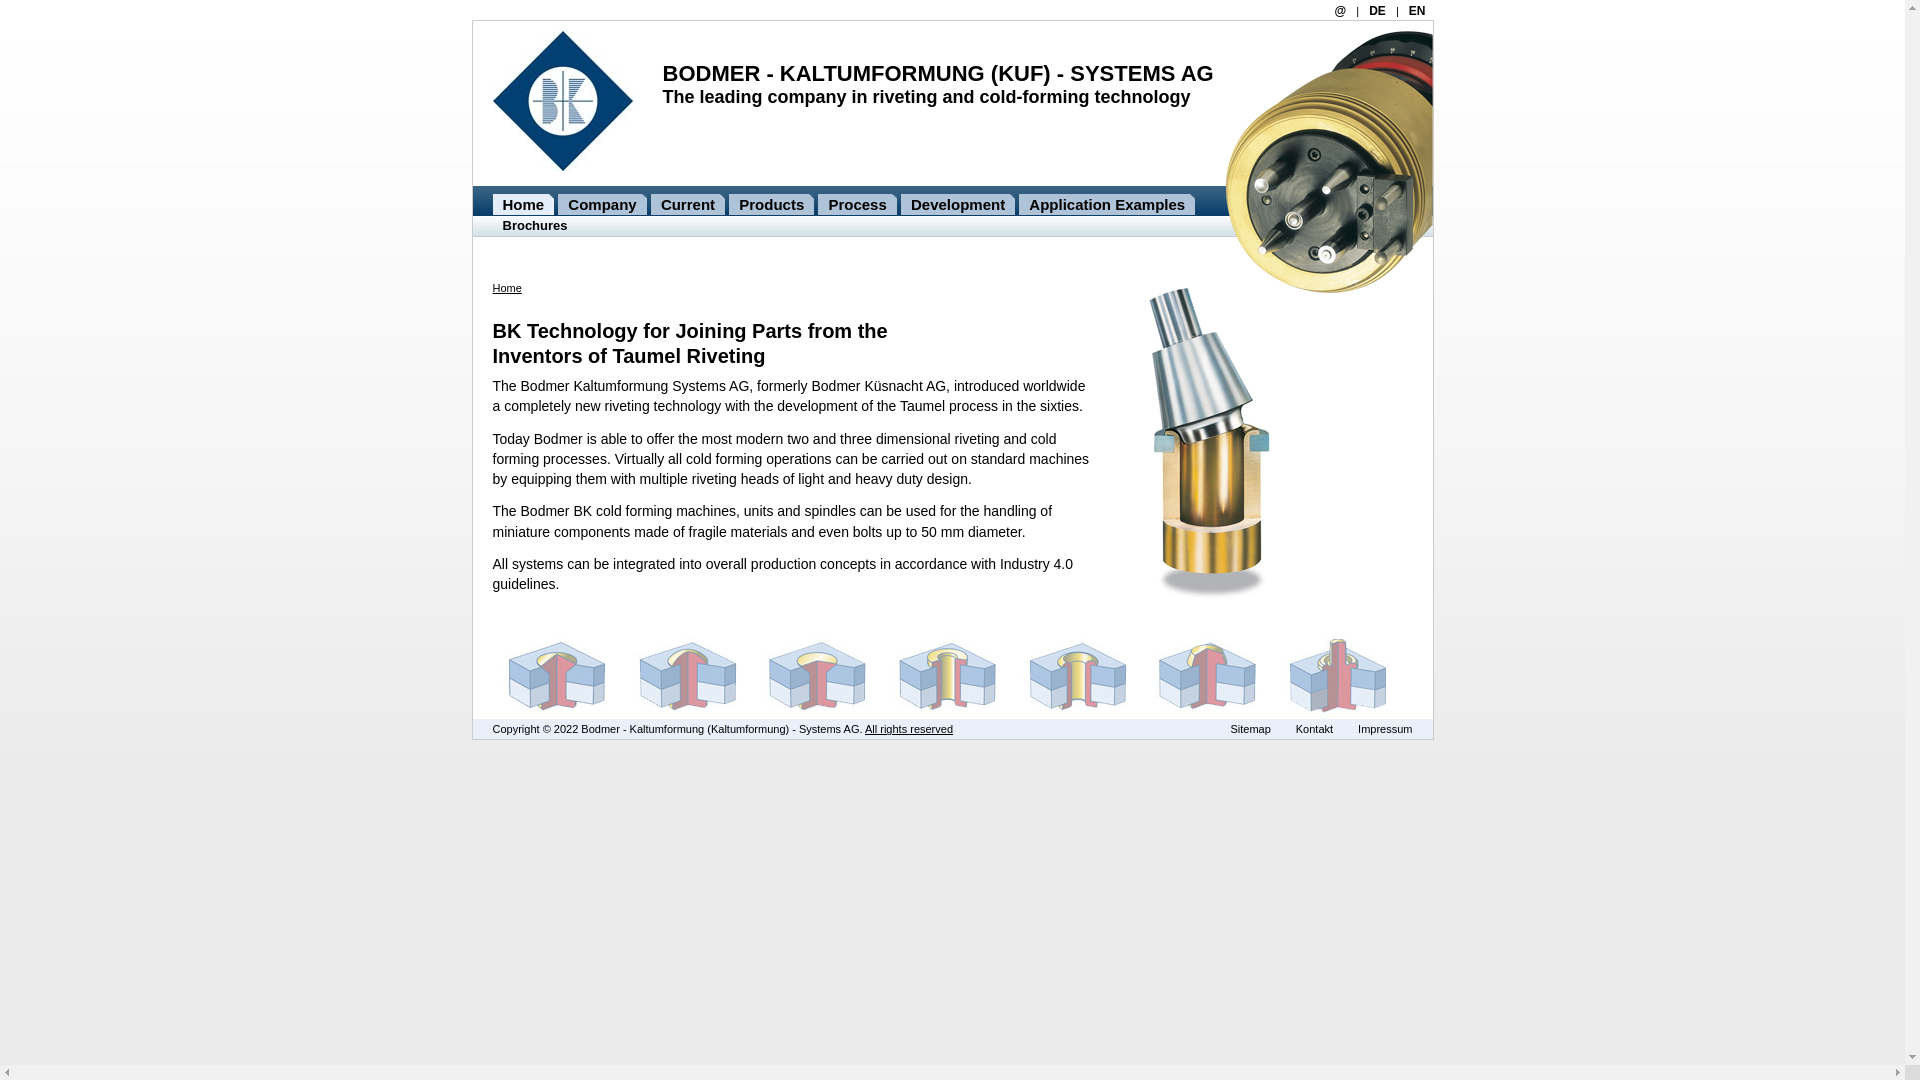 The image size is (1920, 1080). I want to click on 'Brochures', so click(535, 225).